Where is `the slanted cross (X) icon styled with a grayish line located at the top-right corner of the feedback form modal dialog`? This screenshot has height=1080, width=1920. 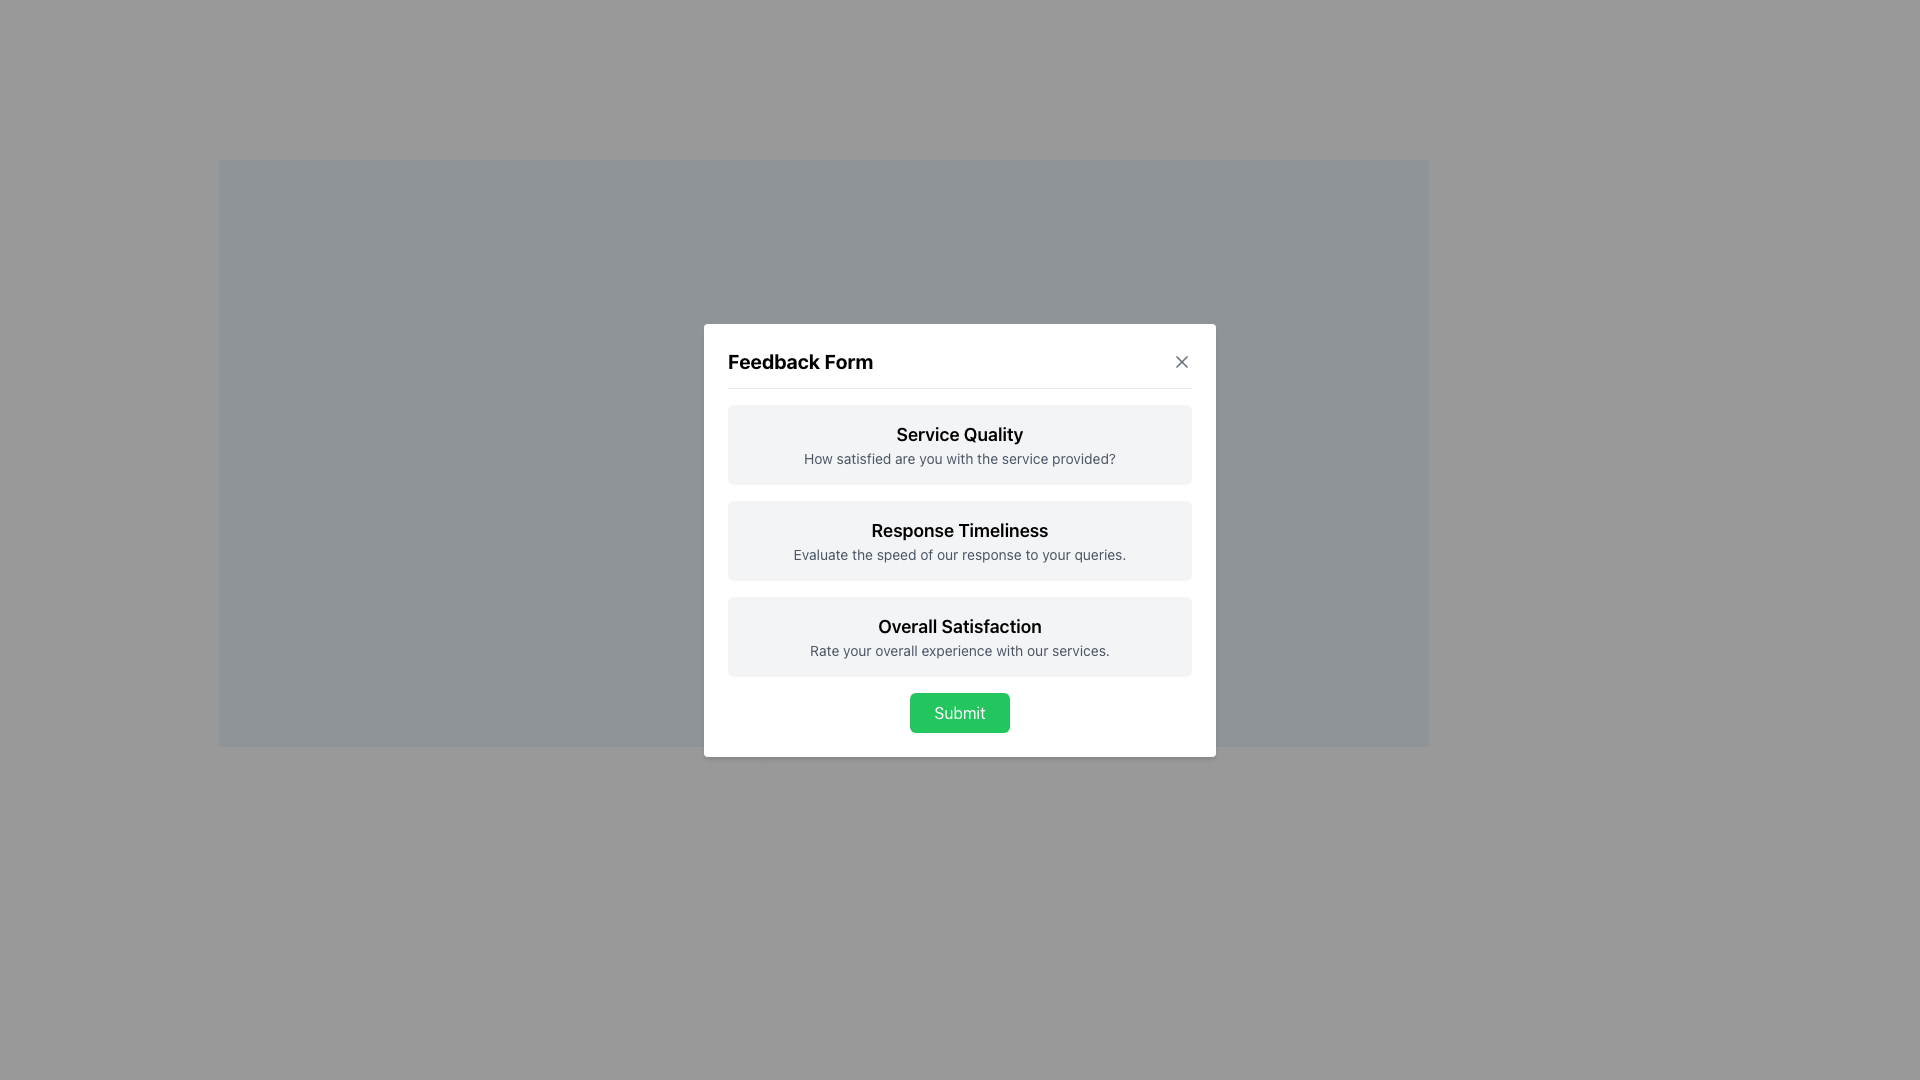
the slanted cross (X) icon styled with a grayish line located at the top-right corner of the feedback form modal dialog is located at coordinates (1181, 361).